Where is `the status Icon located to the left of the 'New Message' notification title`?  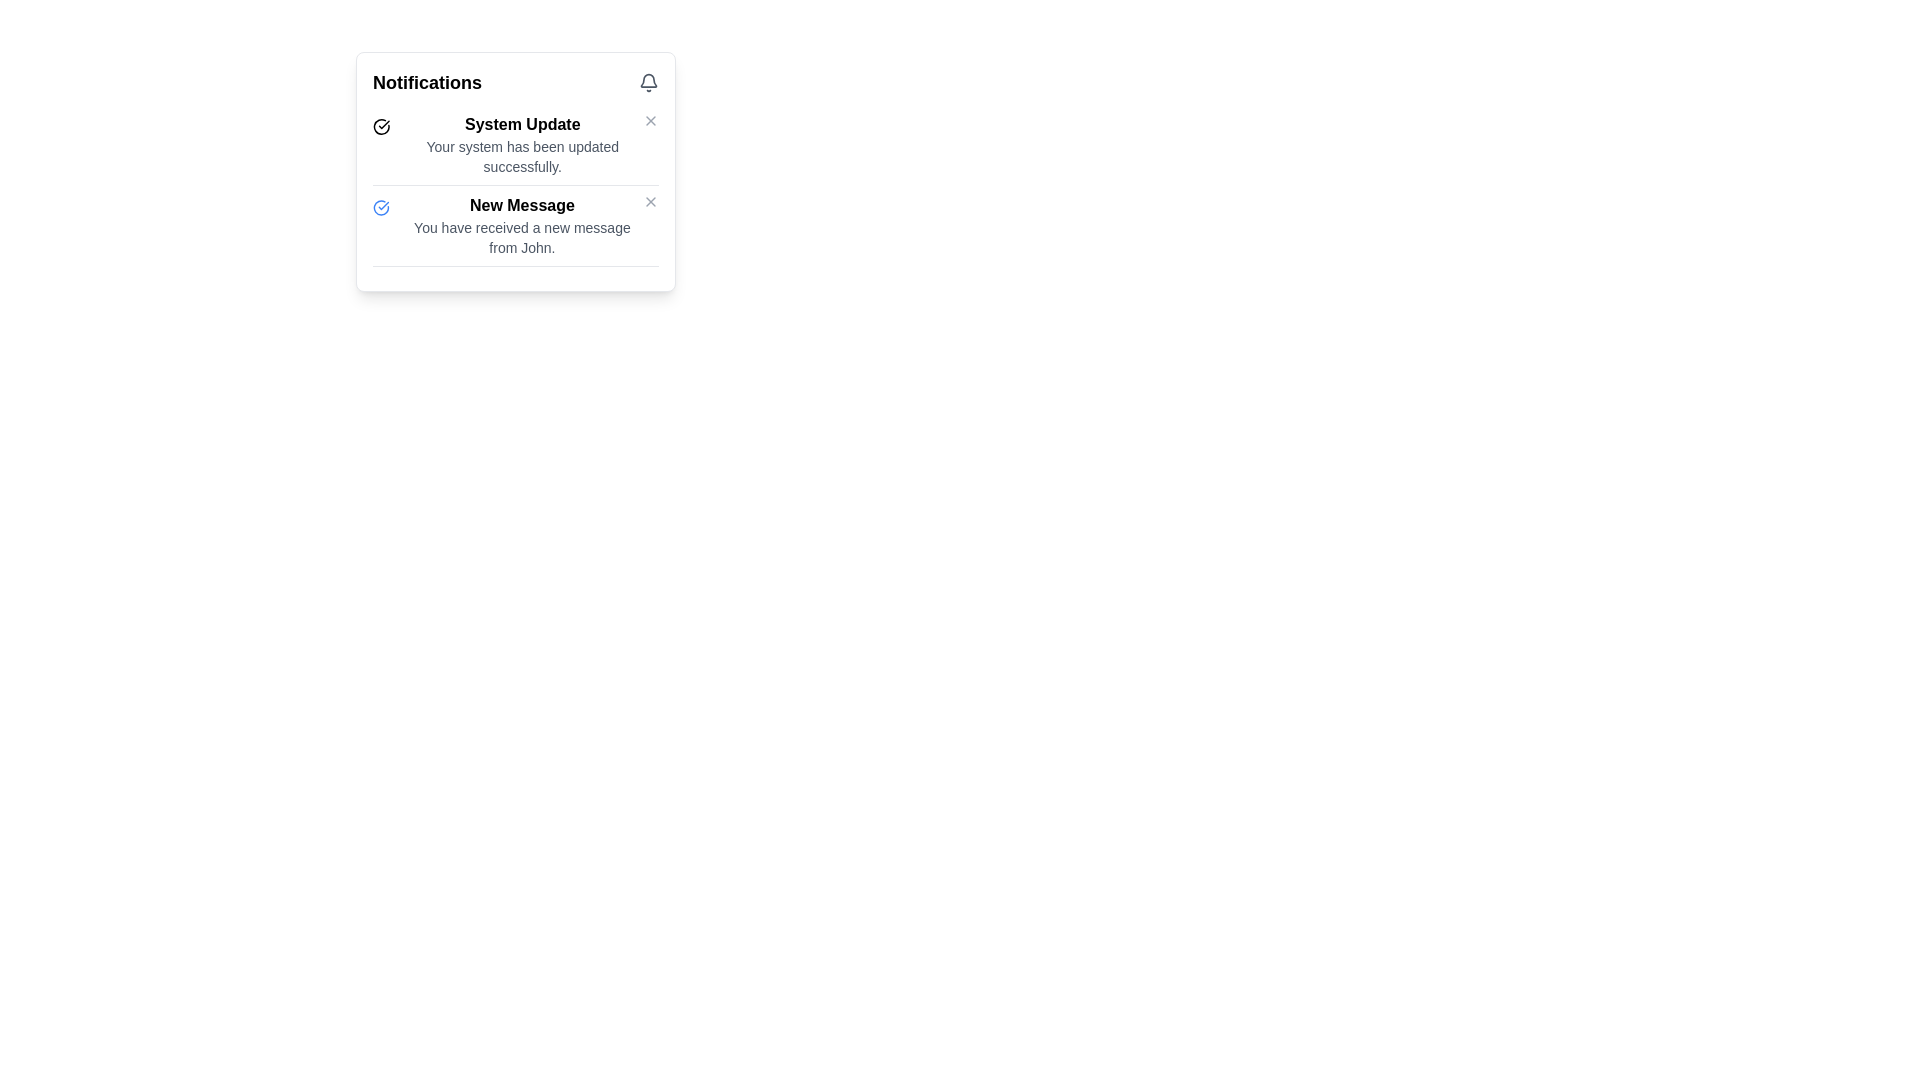 the status Icon located to the left of the 'New Message' notification title is located at coordinates (381, 208).